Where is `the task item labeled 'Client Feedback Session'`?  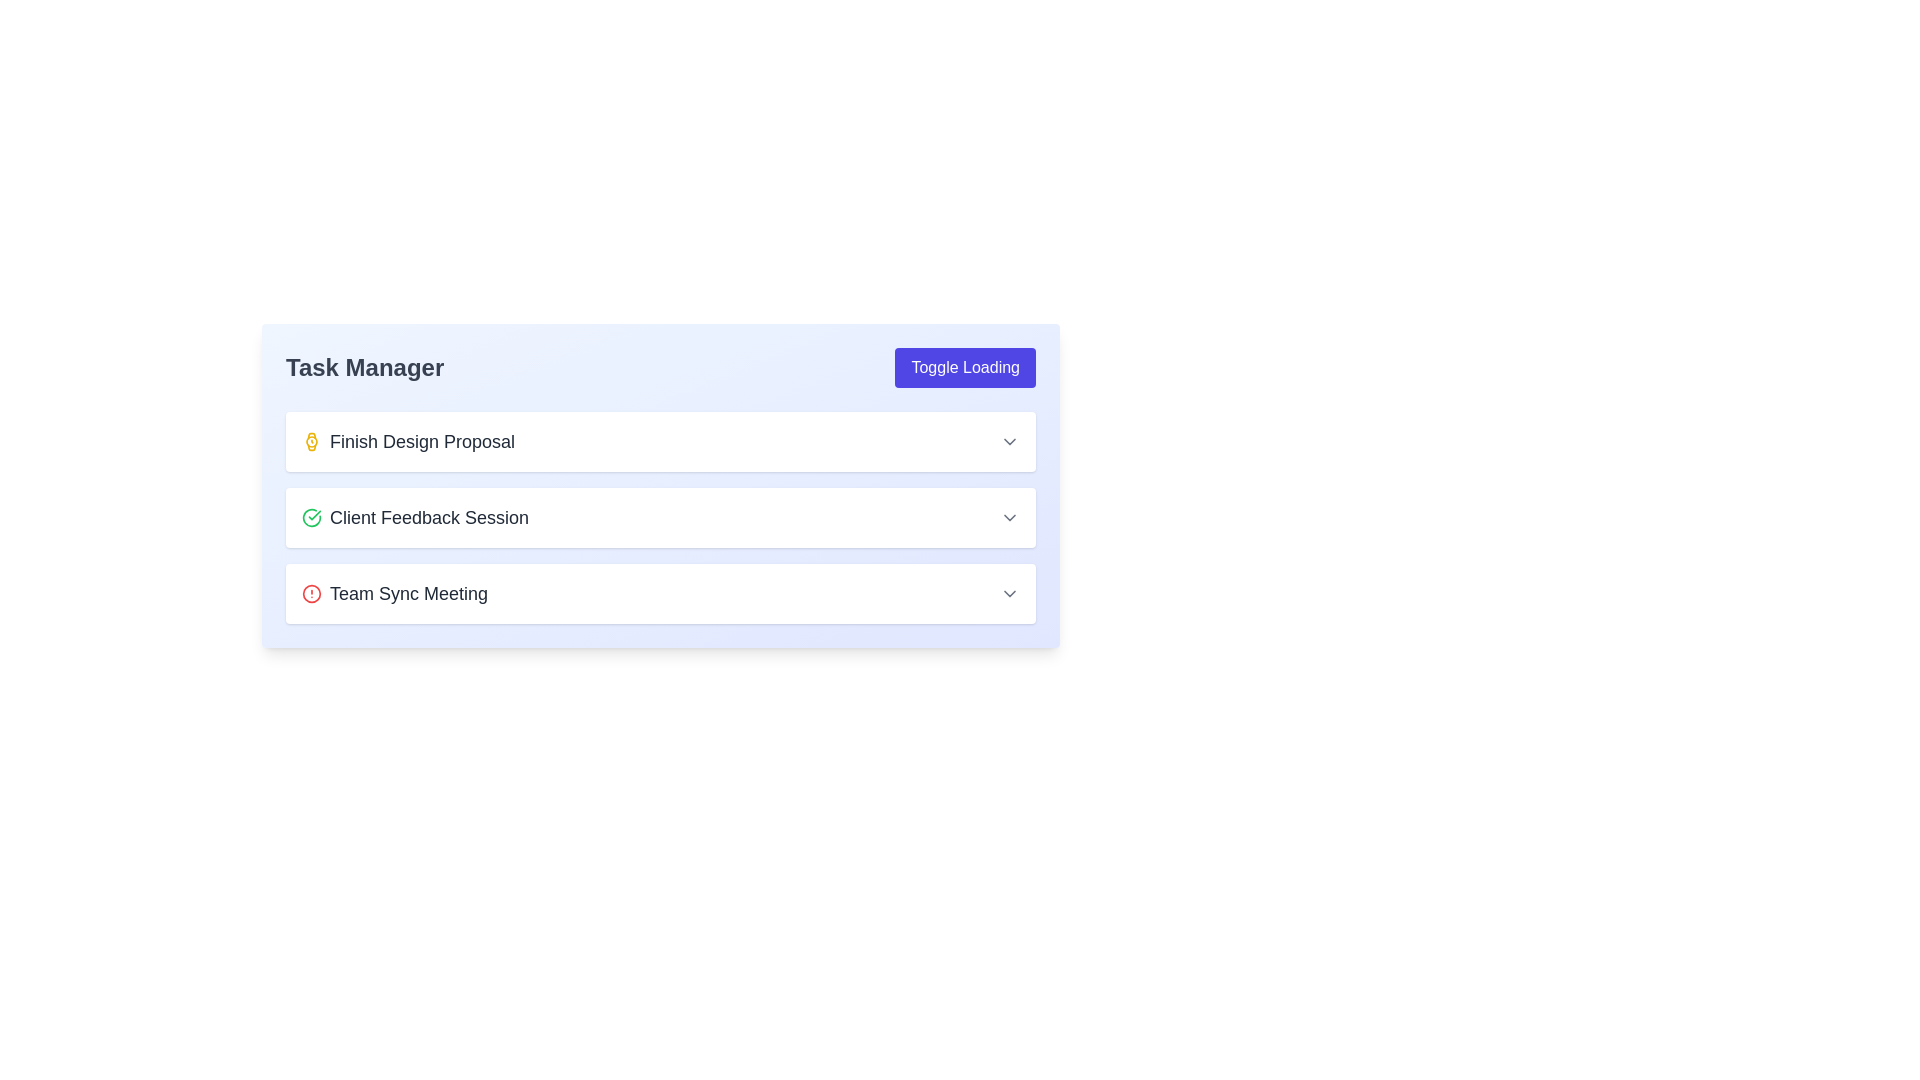
the task item labeled 'Client Feedback Session' is located at coordinates (661, 486).